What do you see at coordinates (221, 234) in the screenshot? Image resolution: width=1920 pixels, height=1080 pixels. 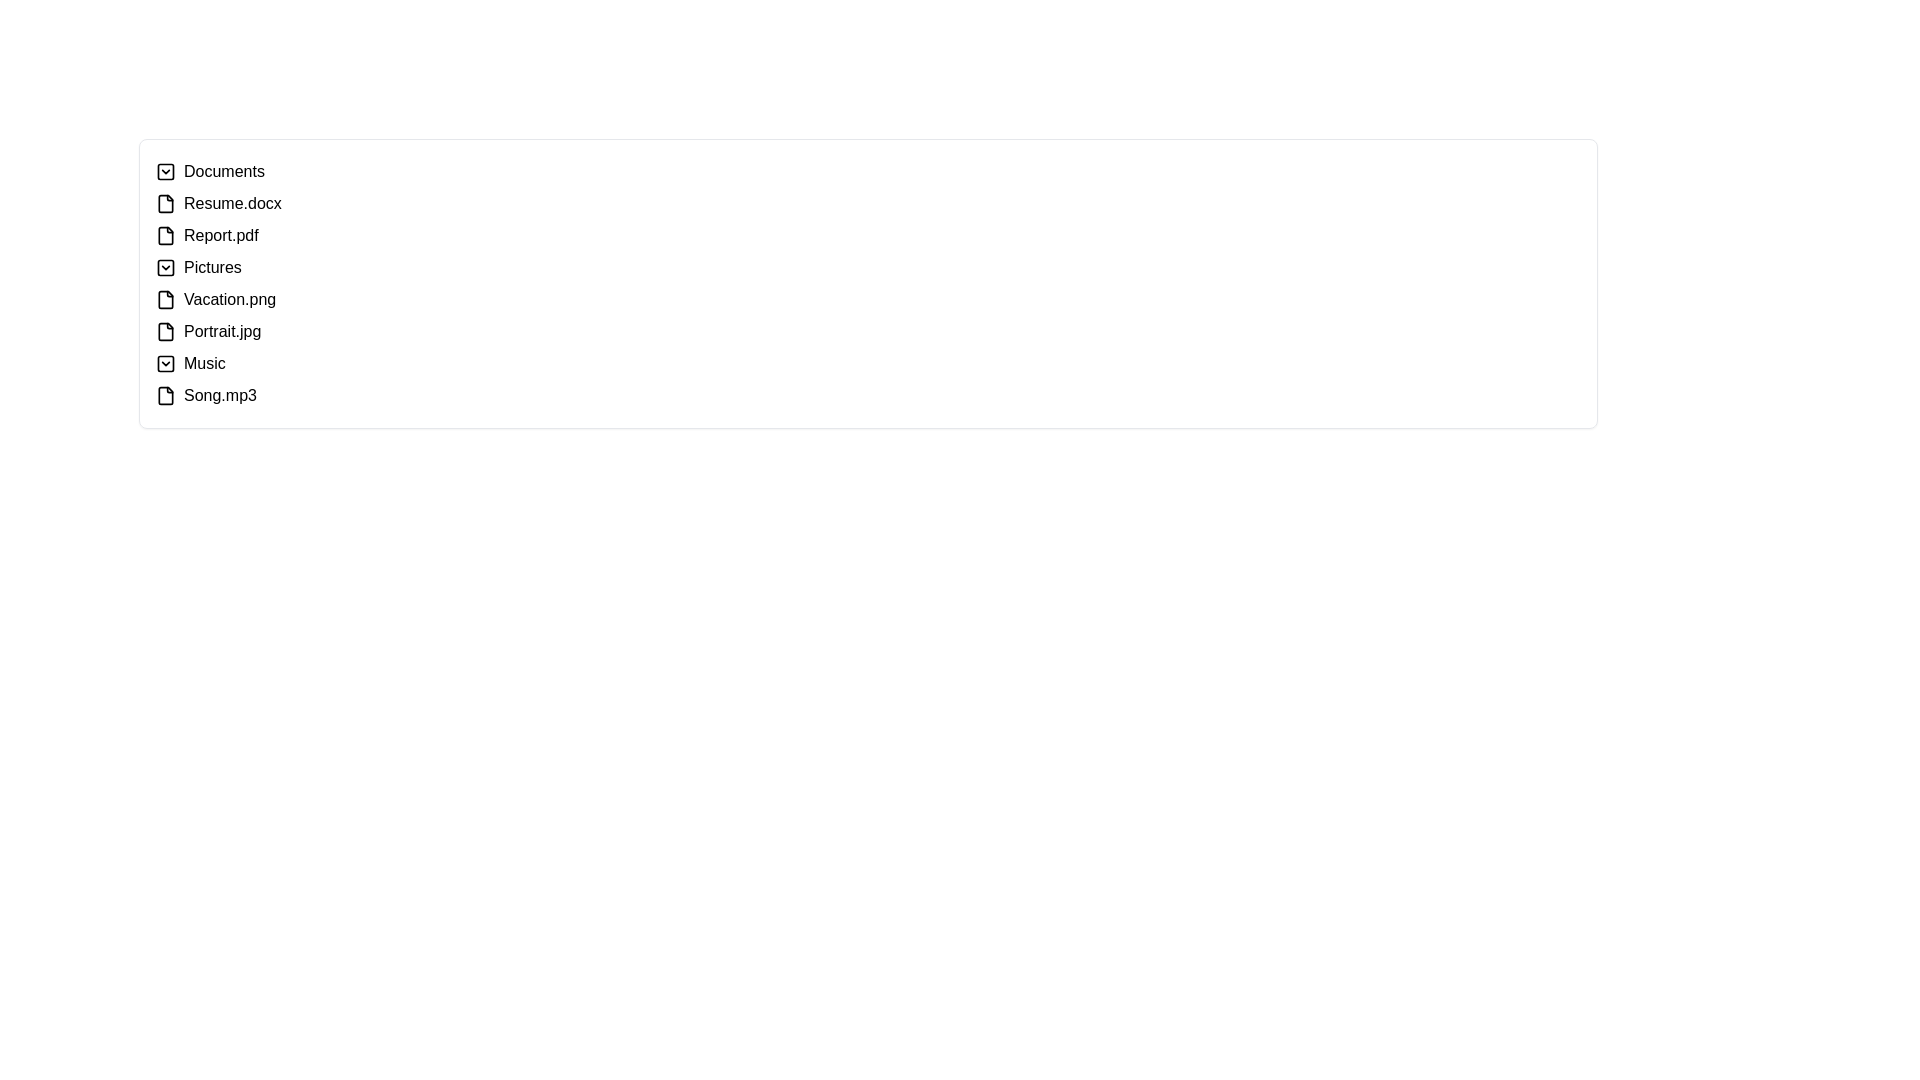 I see `the 'Report.pdf' text label located` at bounding box center [221, 234].